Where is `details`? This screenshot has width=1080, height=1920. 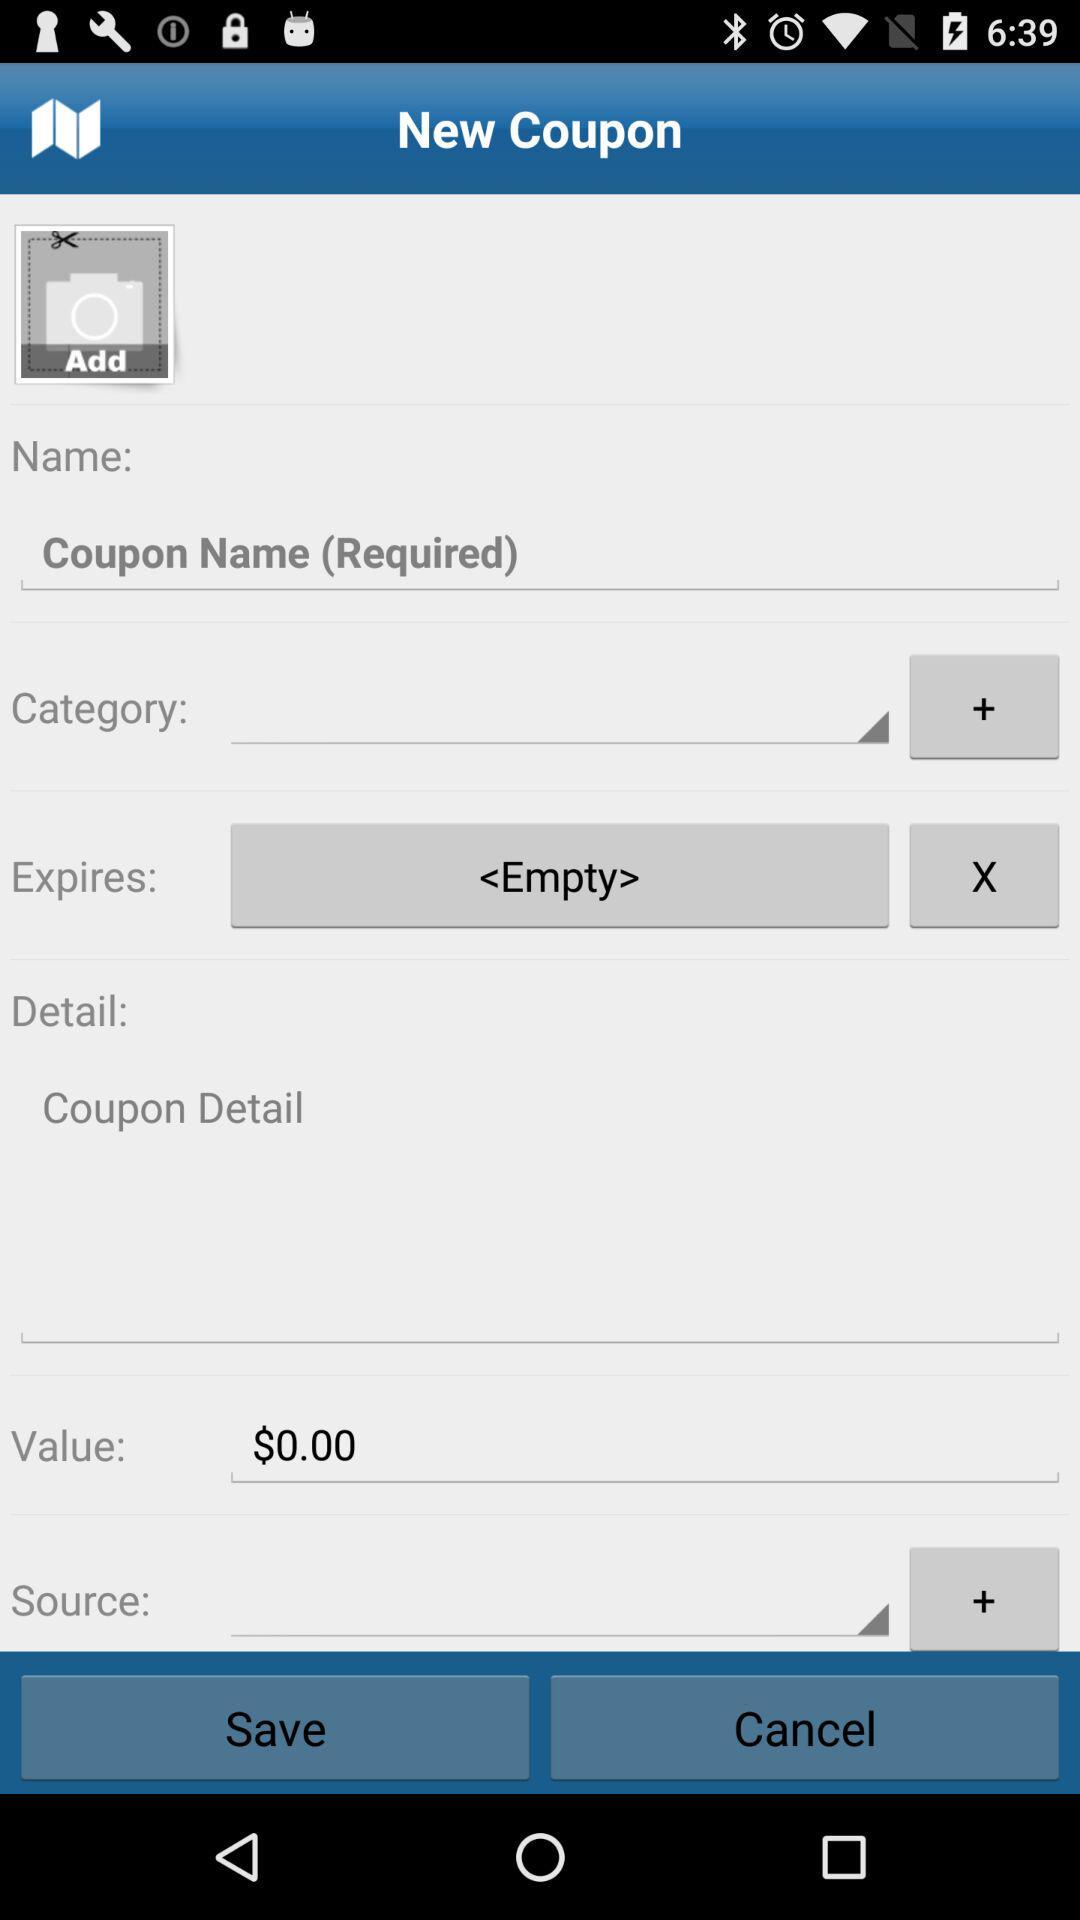 details is located at coordinates (540, 1205).